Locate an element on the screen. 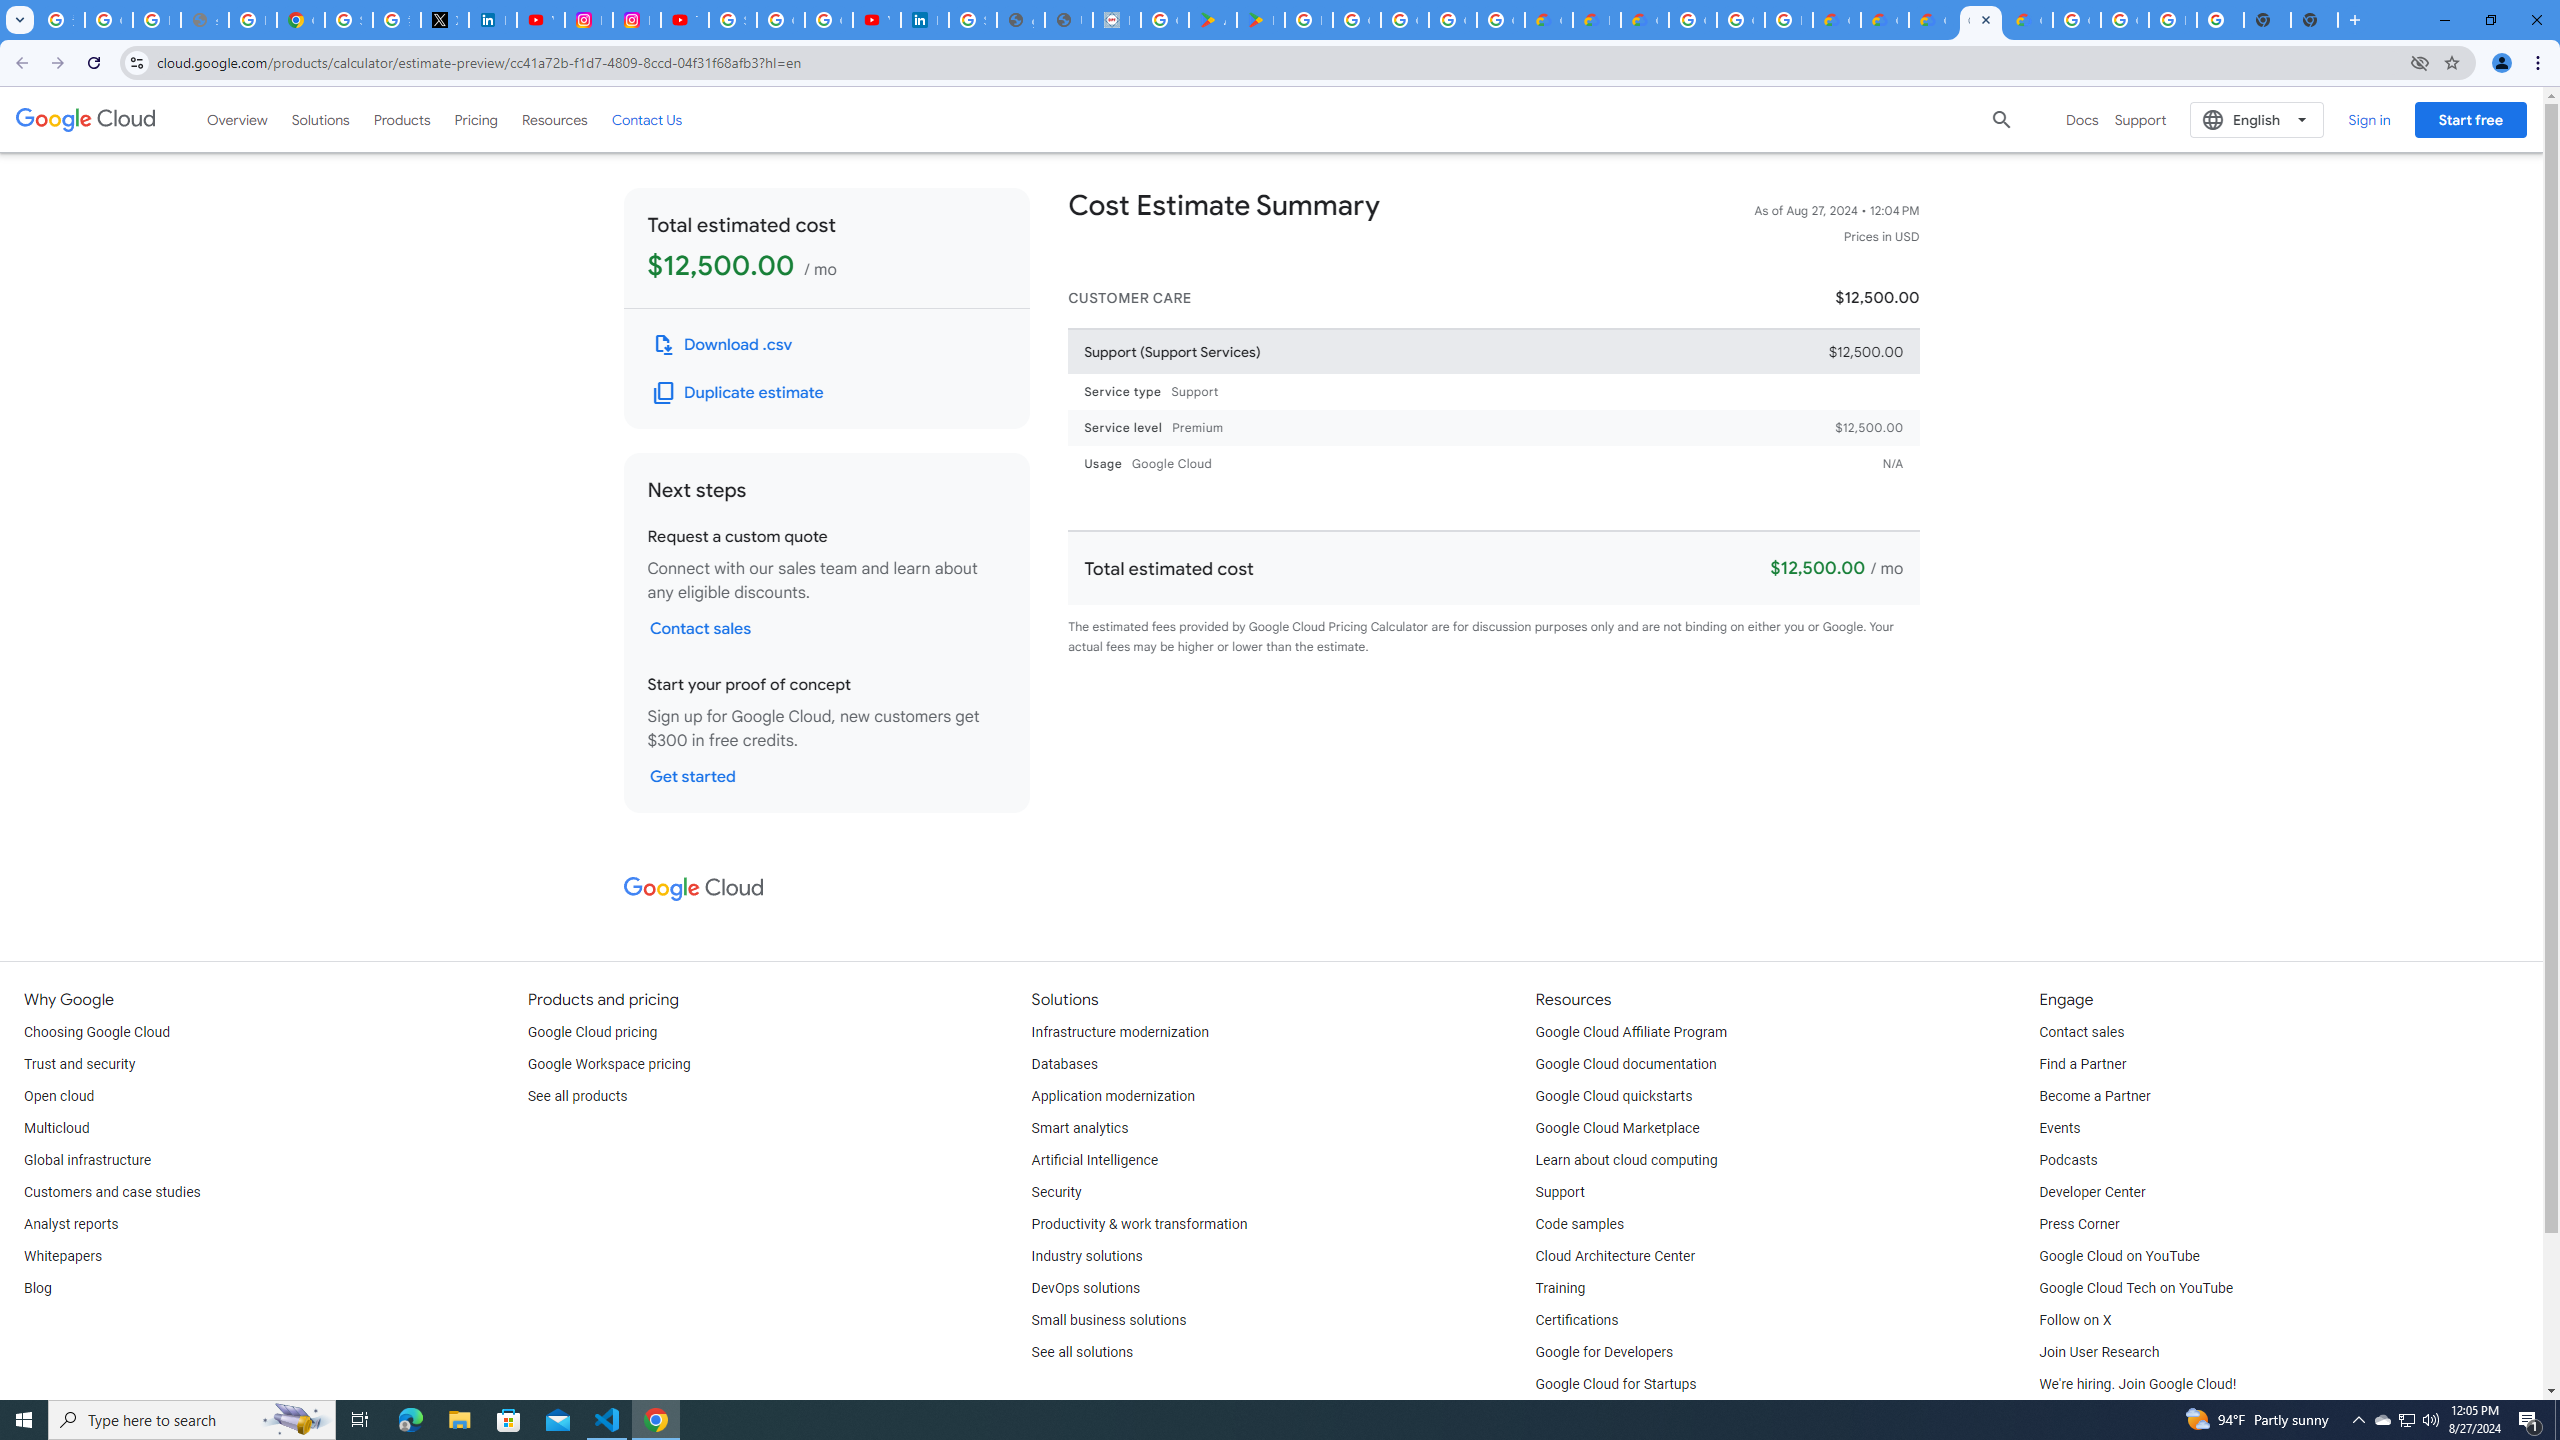 This screenshot has height=1440, width=2560. 'Google Cloud Estimate Summary' is located at coordinates (1932, 19).